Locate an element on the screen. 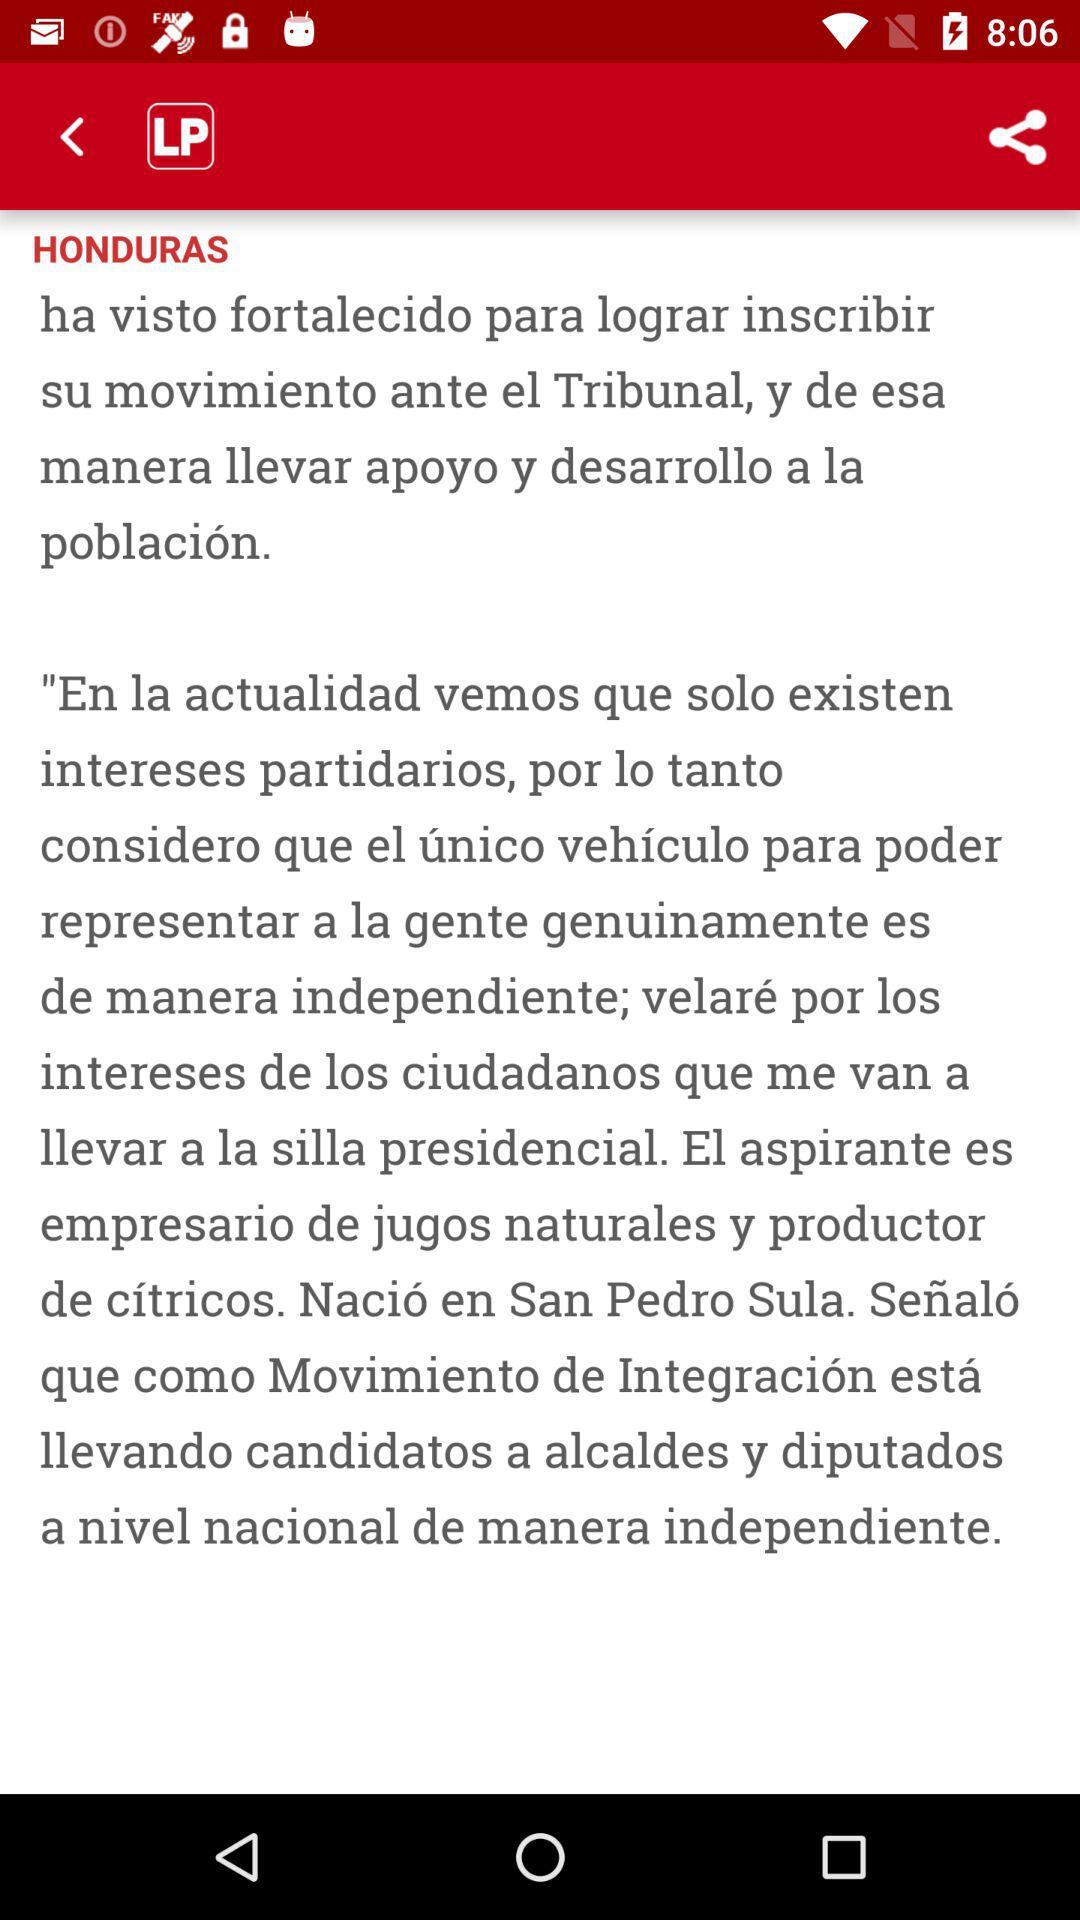 Image resolution: width=1080 pixels, height=1920 pixels. the item next to honduras is located at coordinates (1017, 135).